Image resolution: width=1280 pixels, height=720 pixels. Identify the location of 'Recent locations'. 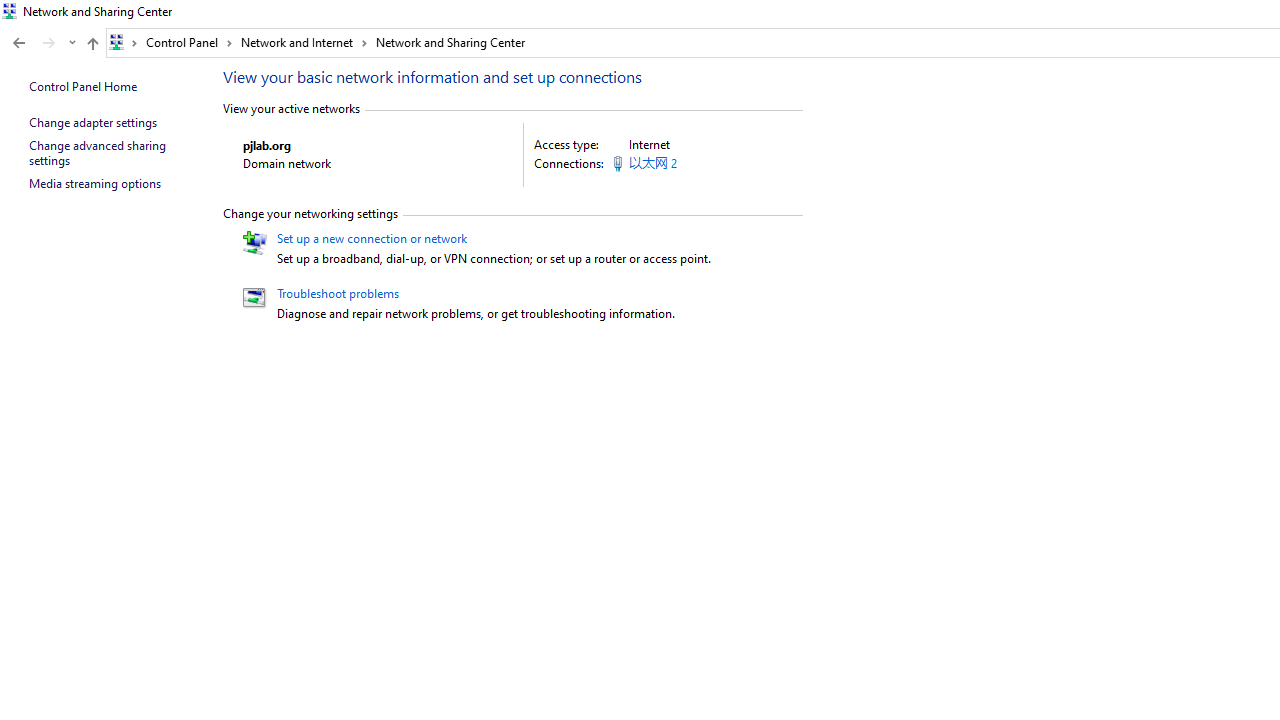
(71, 43).